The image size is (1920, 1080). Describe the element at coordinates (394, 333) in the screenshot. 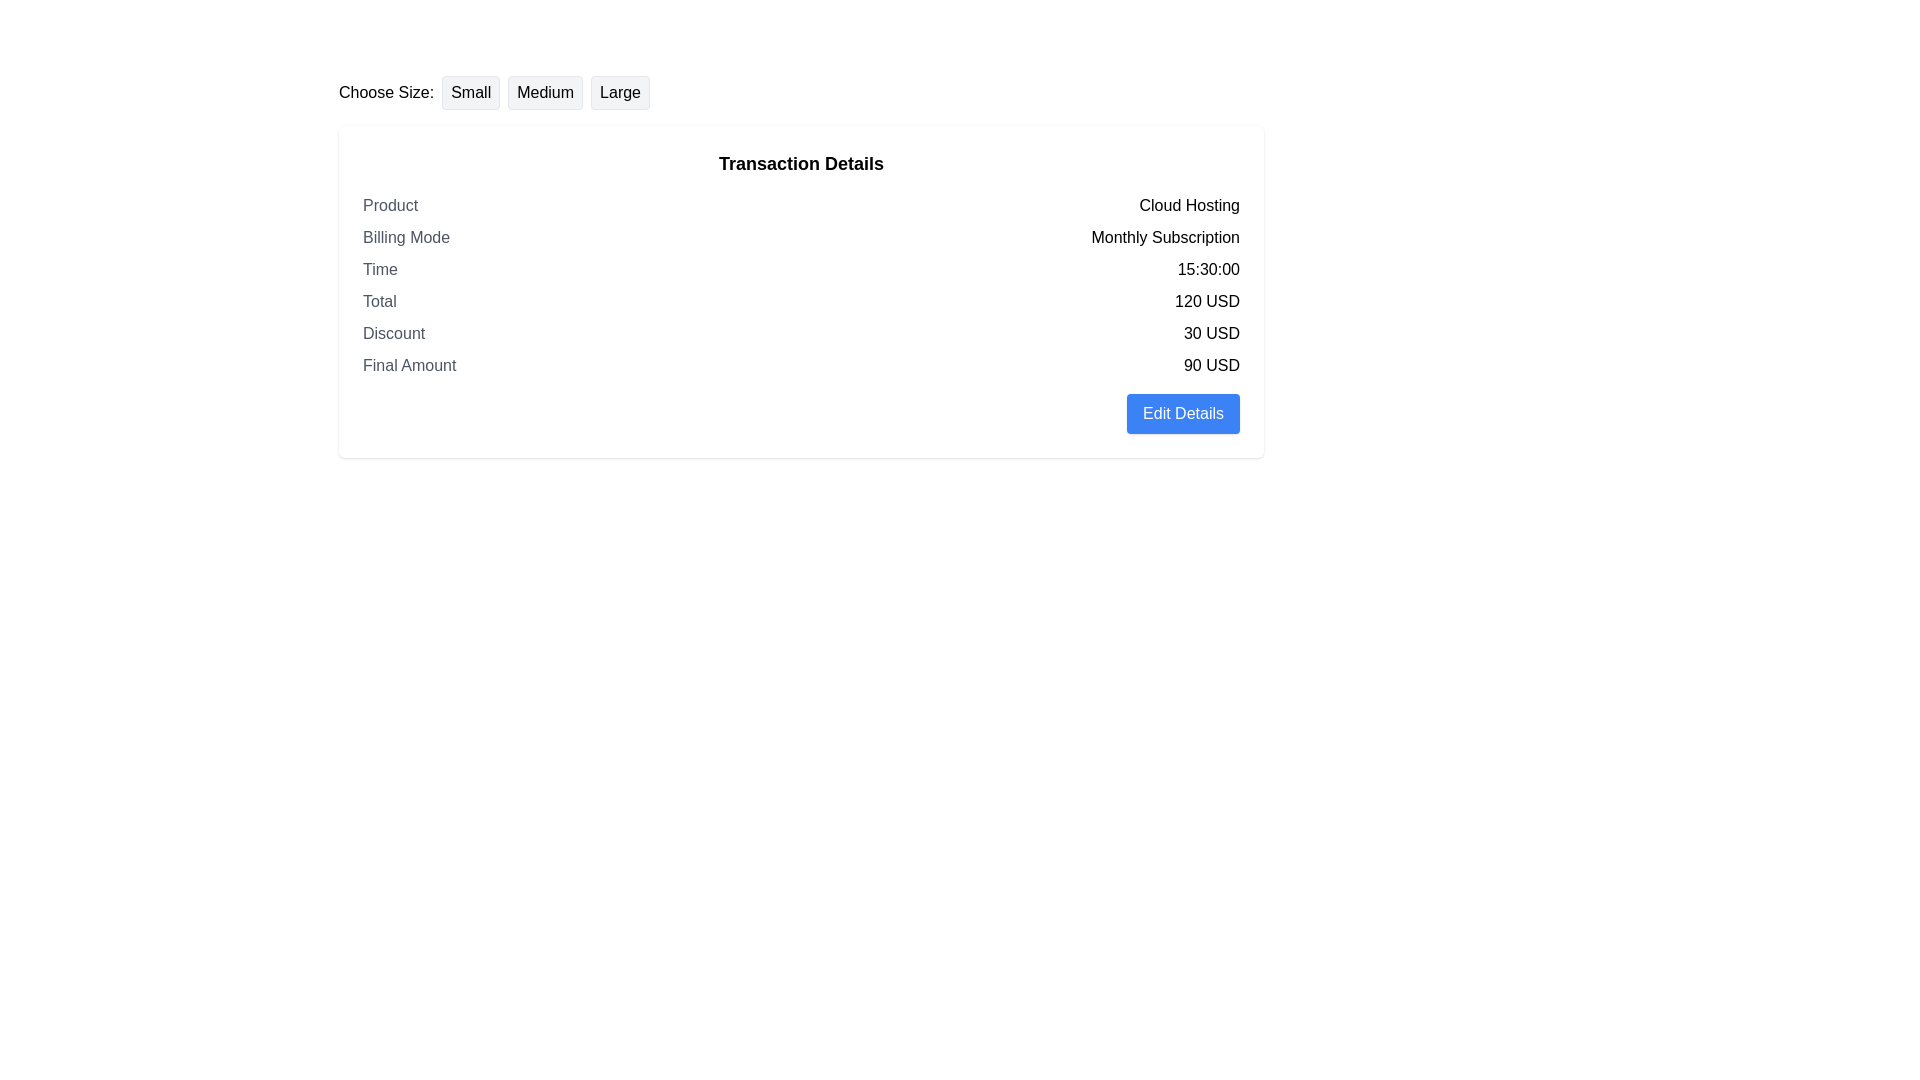

I see `the 'Discount' text label, which is displayed in gray font color and is positioned at the leftmost position in the pricing summary row` at that location.